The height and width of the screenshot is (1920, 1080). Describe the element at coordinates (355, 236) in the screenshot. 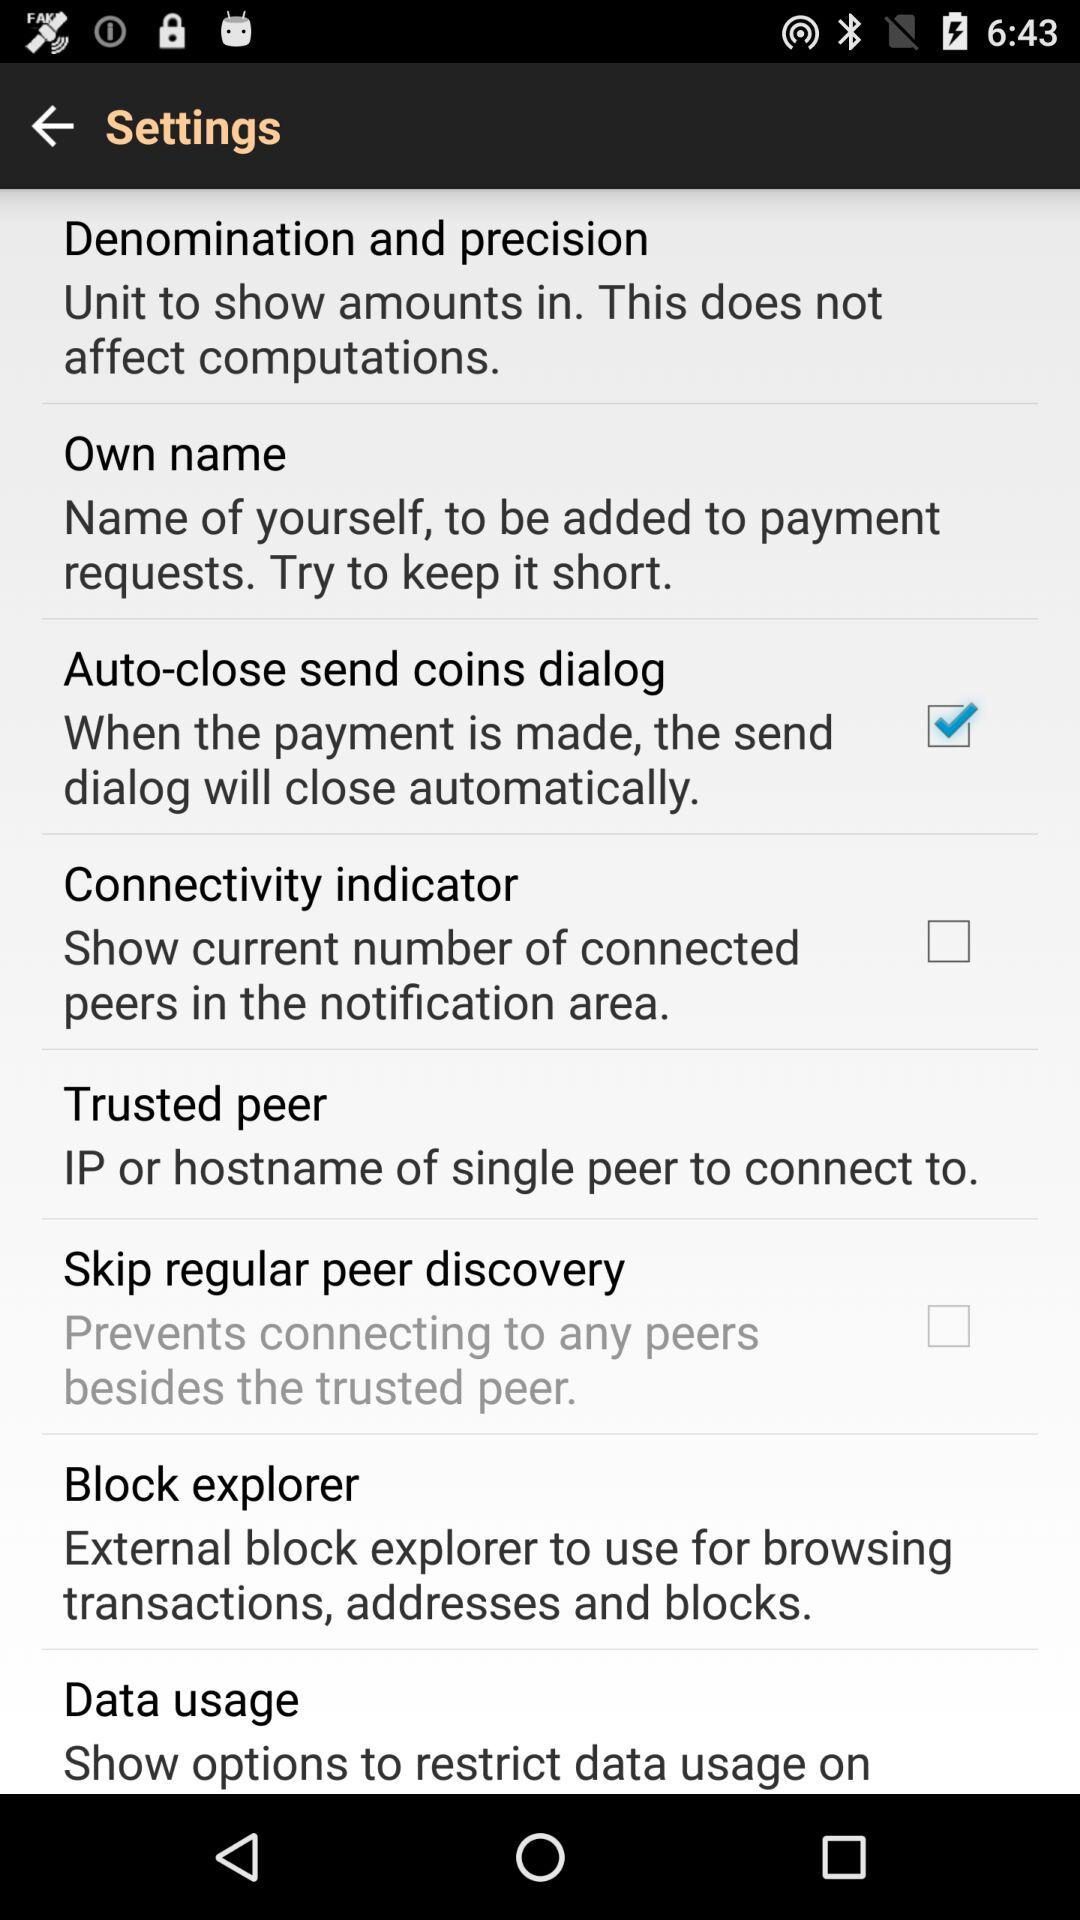

I see `the denomination and precision` at that location.